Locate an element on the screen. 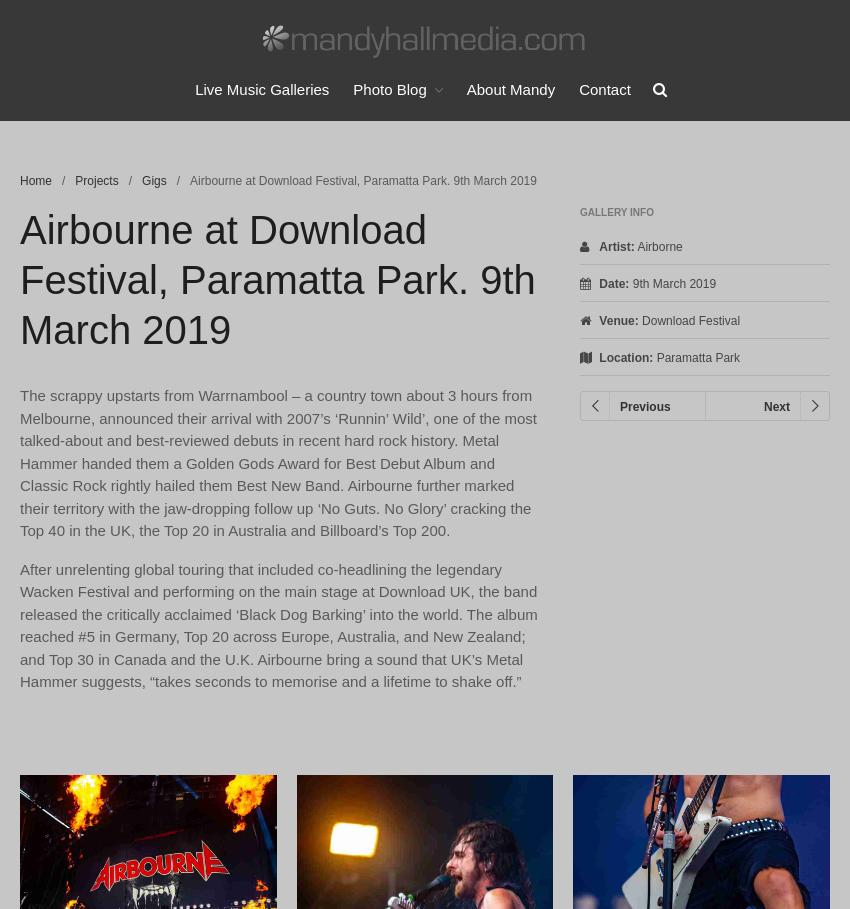  'After unrelenting global touring that included co-headlining the legendary Wacken Festival and performing on the main stage at Download UK, the band released the critically acclaimed ‘Black Dog Barking’ into the world. The album reached #5 in Germany, Top 20 across Europe, Australia, and New Zealand; and Top 30 in Canada and the U.K. Airbourne bring a sound that UK’s Metal Hammer suggests, “takes seconds to memorise and a lifetime to shake off.”' is located at coordinates (277, 625).